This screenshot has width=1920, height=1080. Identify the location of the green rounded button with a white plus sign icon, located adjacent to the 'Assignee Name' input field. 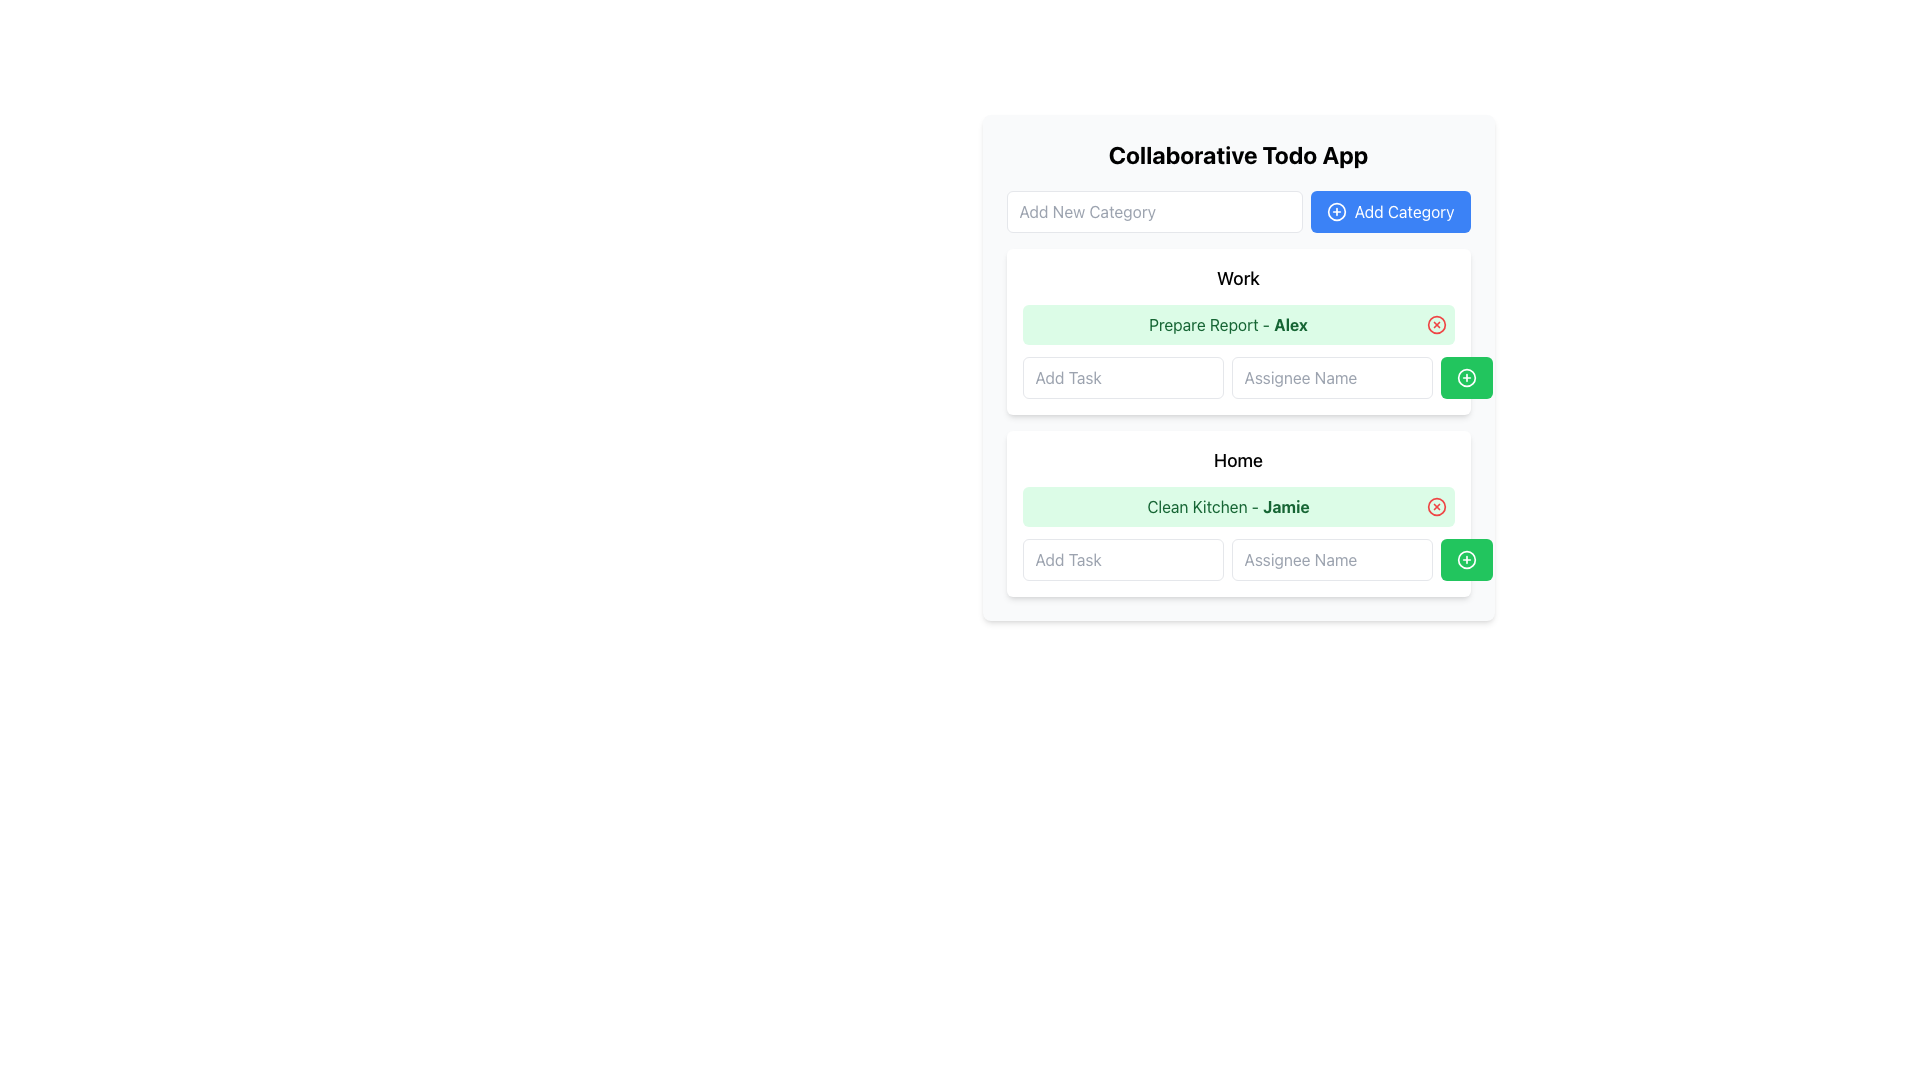
(1466, 378).